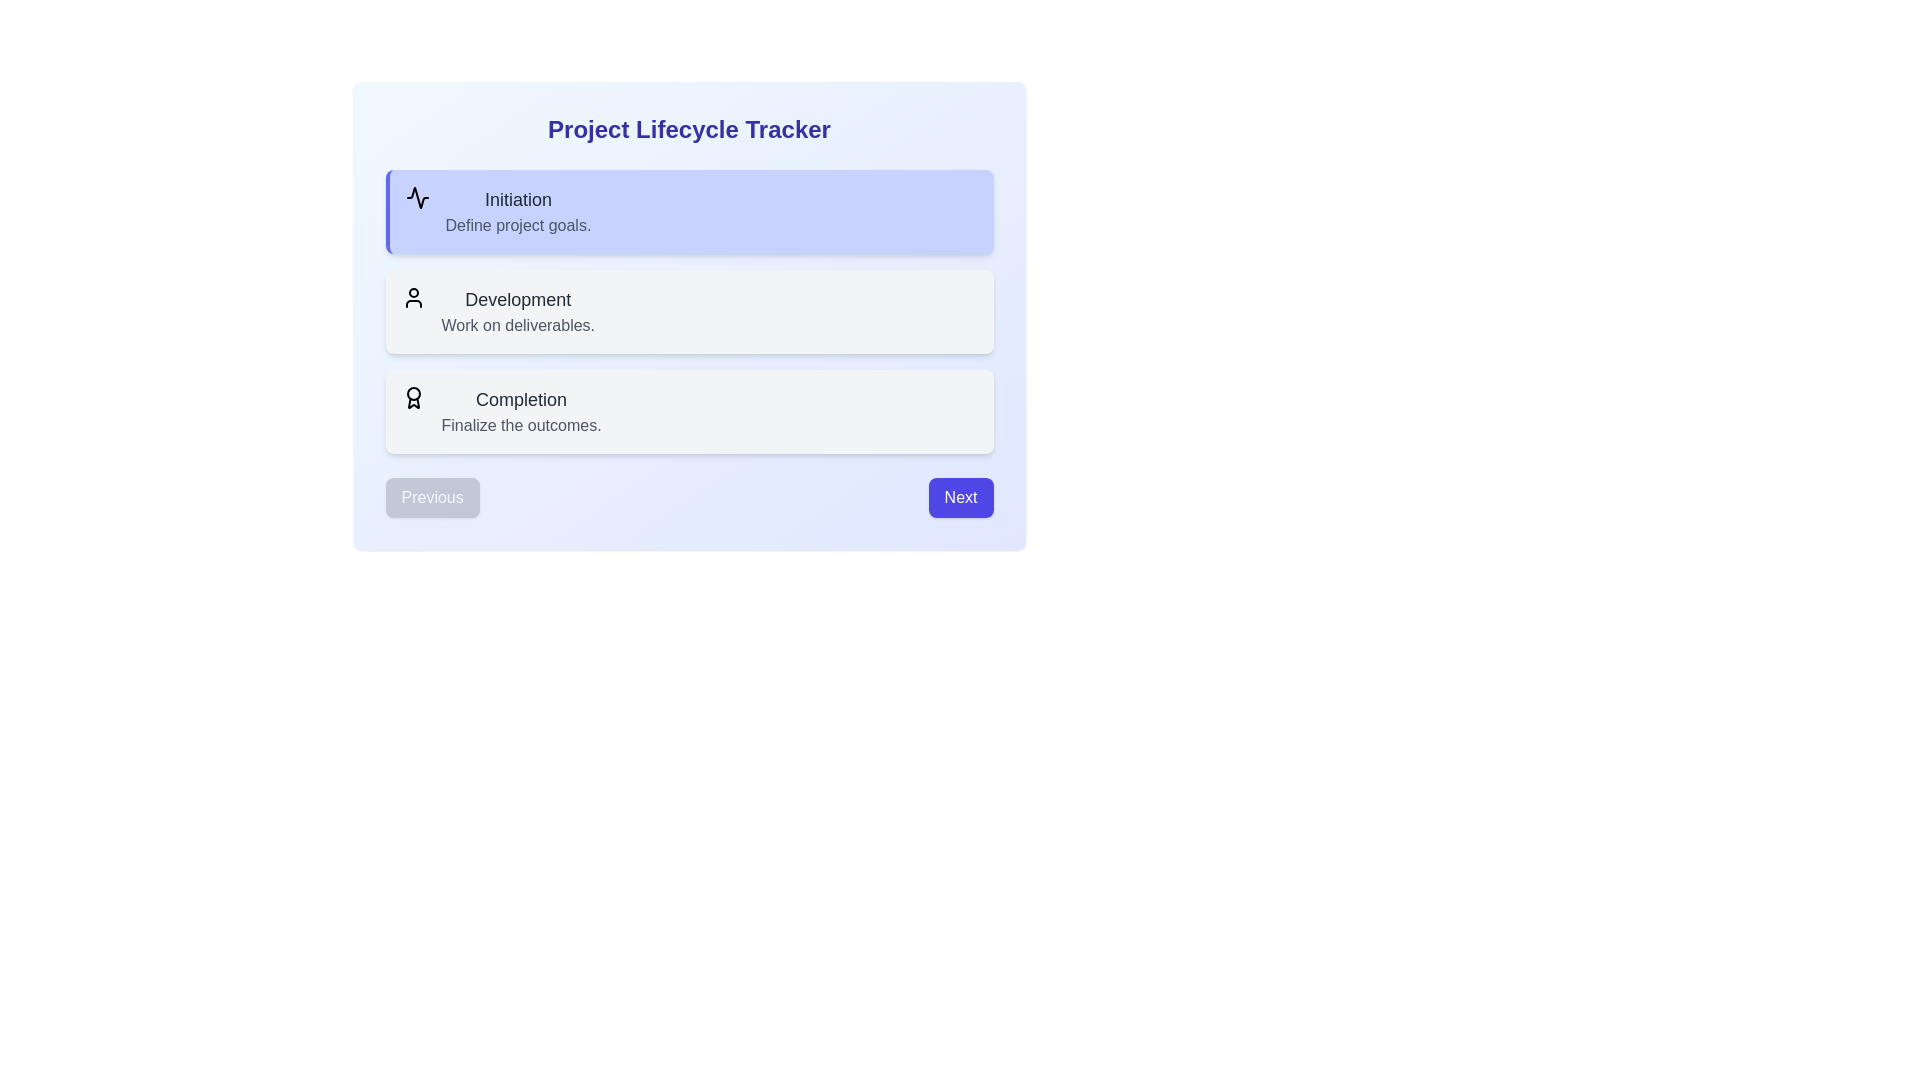 This screenshot has height=1080, width=1920. I want to click on text of the section header located at the bottom of the three main section items, which is the title for the content below it, so click(521, 400).